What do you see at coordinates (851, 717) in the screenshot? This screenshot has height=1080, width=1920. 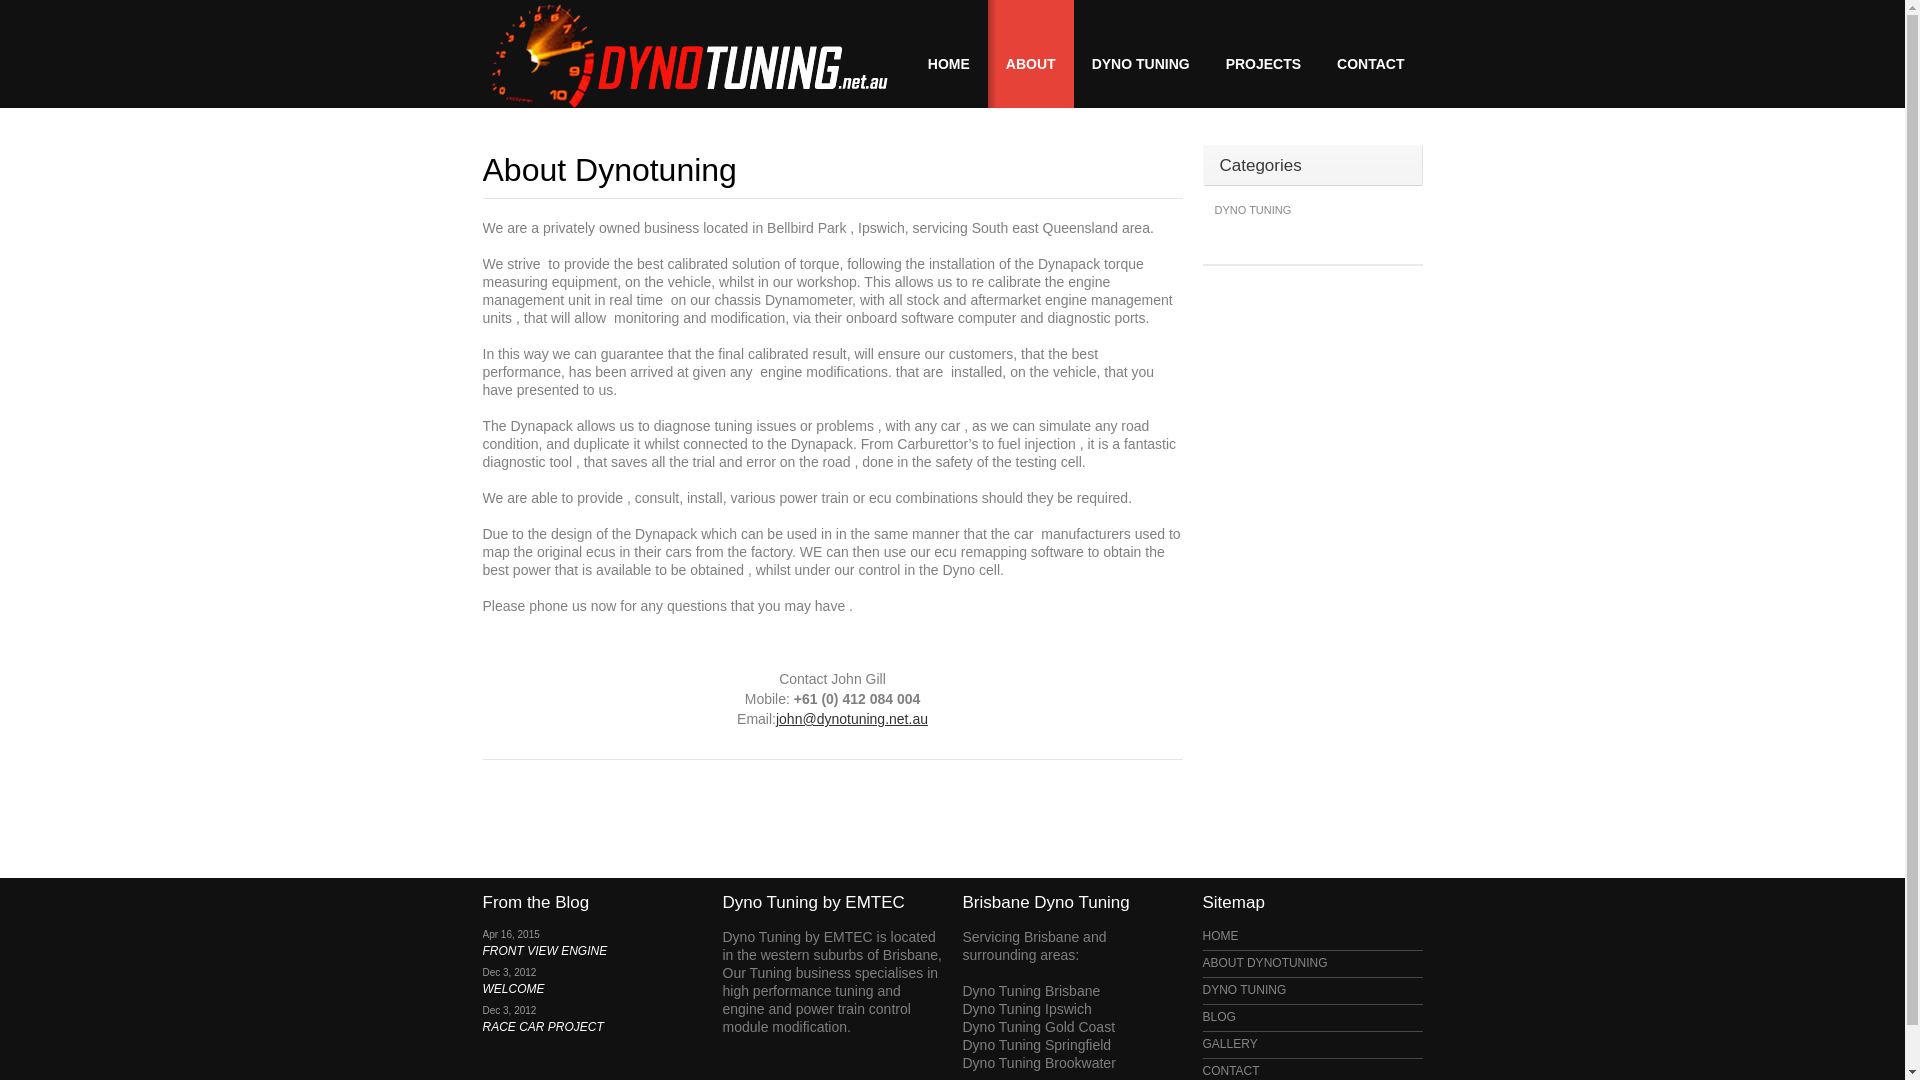 I see `'john@dynotuning.net.au'` at bounding box center [851, 717].